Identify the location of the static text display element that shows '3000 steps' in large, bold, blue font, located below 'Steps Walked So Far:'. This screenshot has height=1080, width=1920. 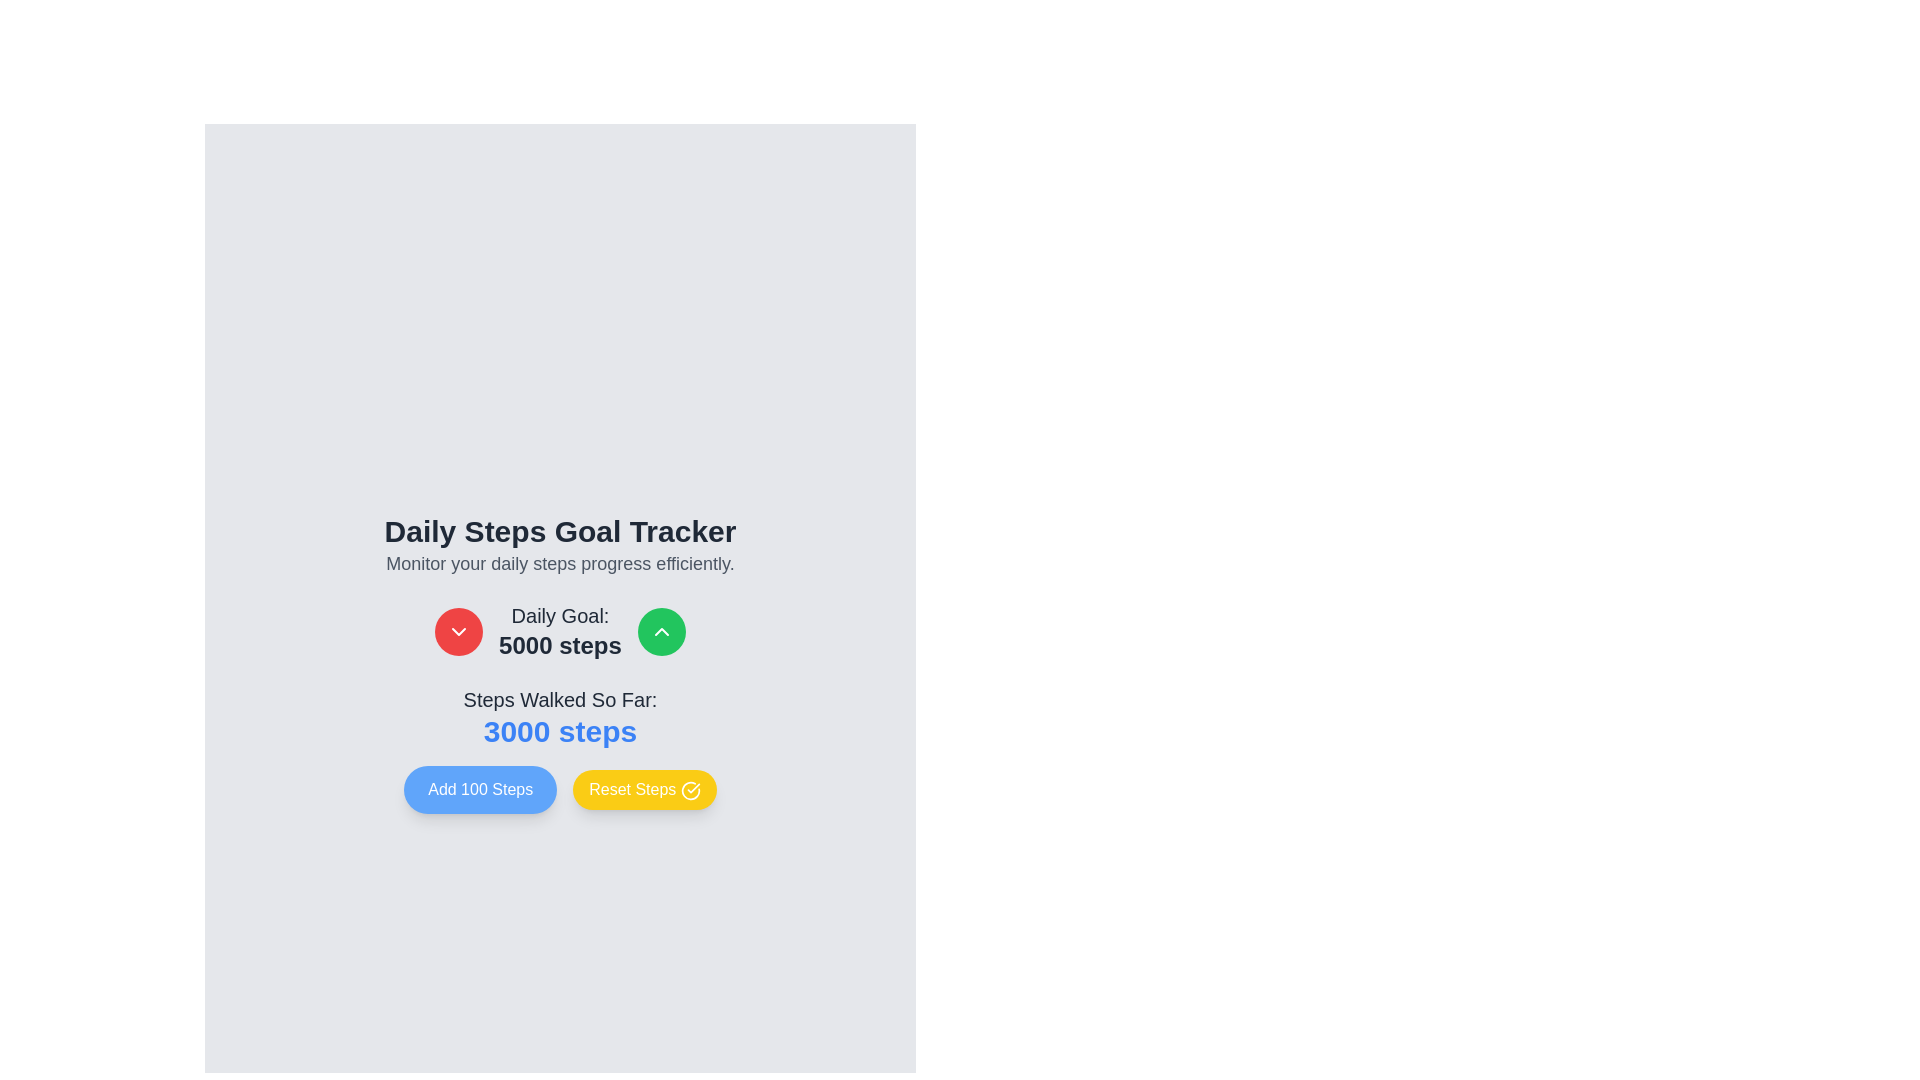
(560, 731).